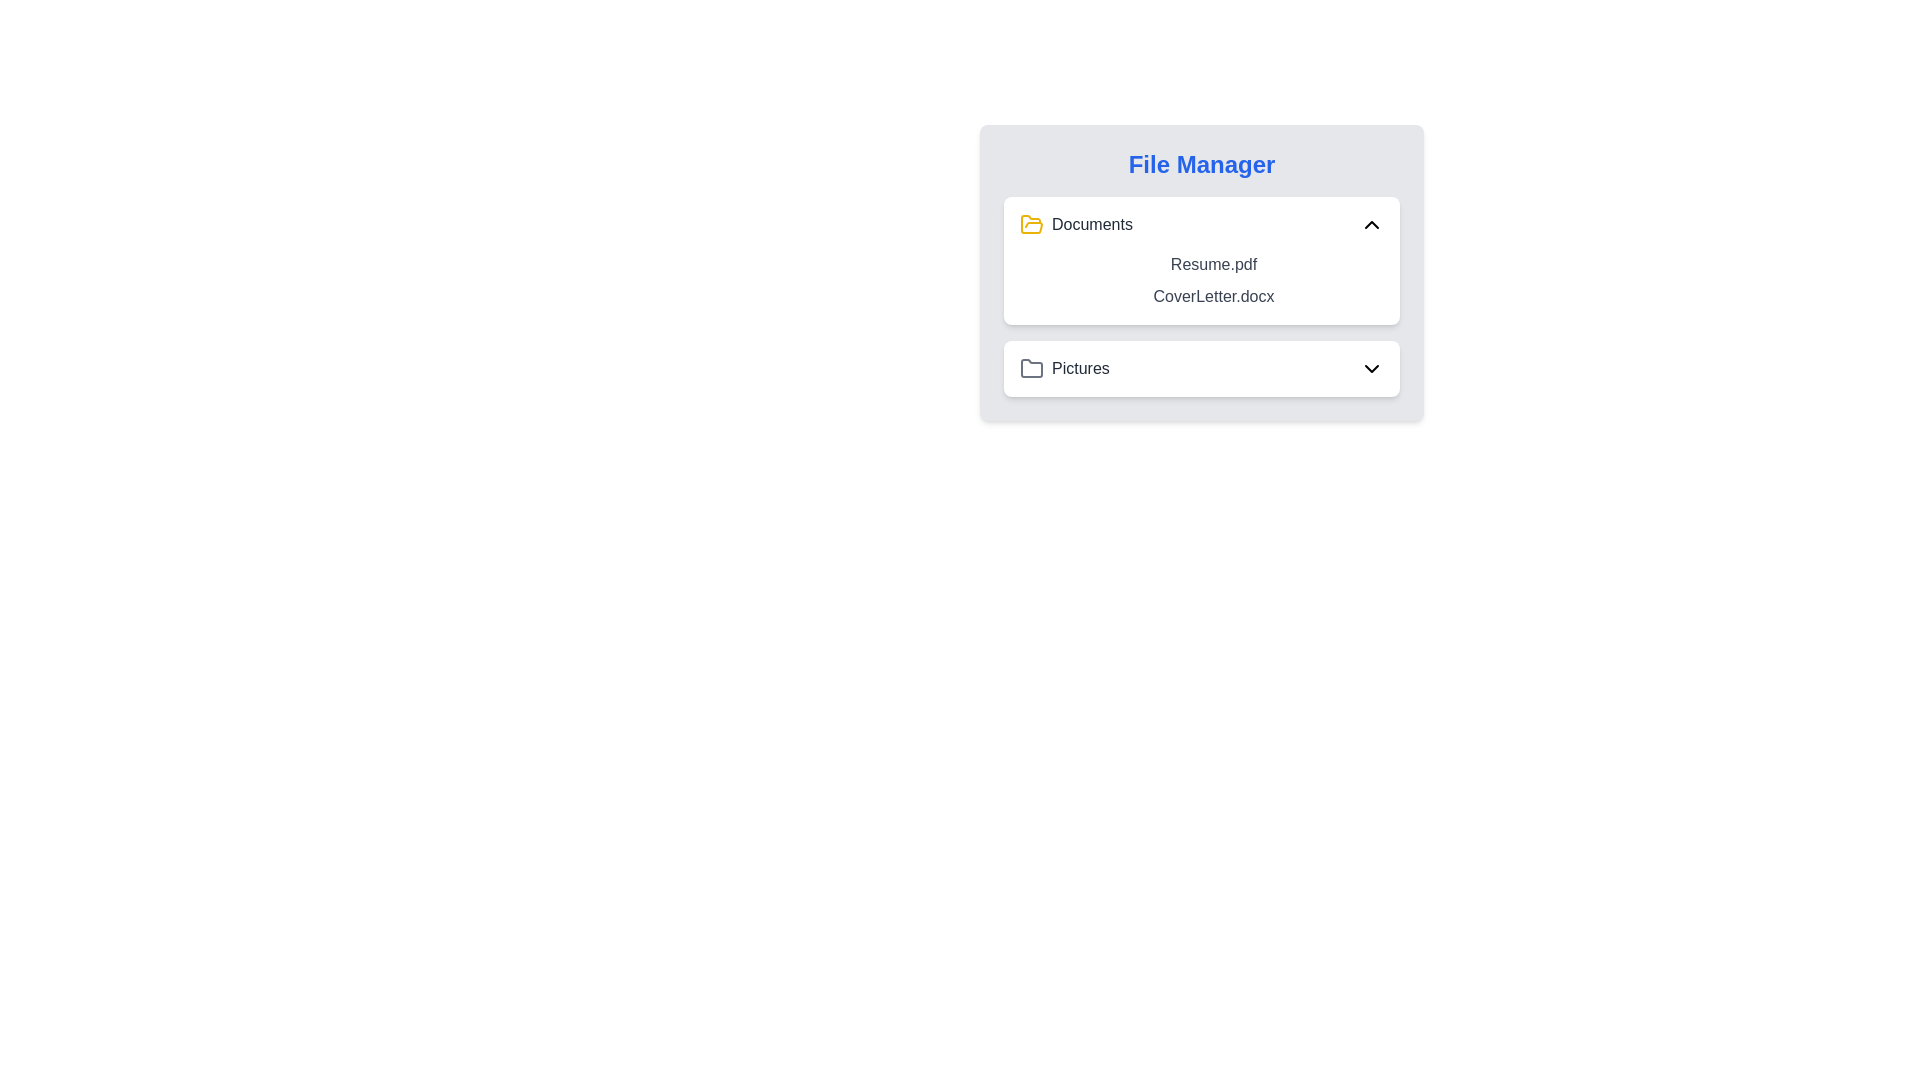  What do you see at coordinates (1371, 224) in the screenshot?
I see `the icon button on the far right side of the 'Documents' section` at bounding box center [1371, 224].